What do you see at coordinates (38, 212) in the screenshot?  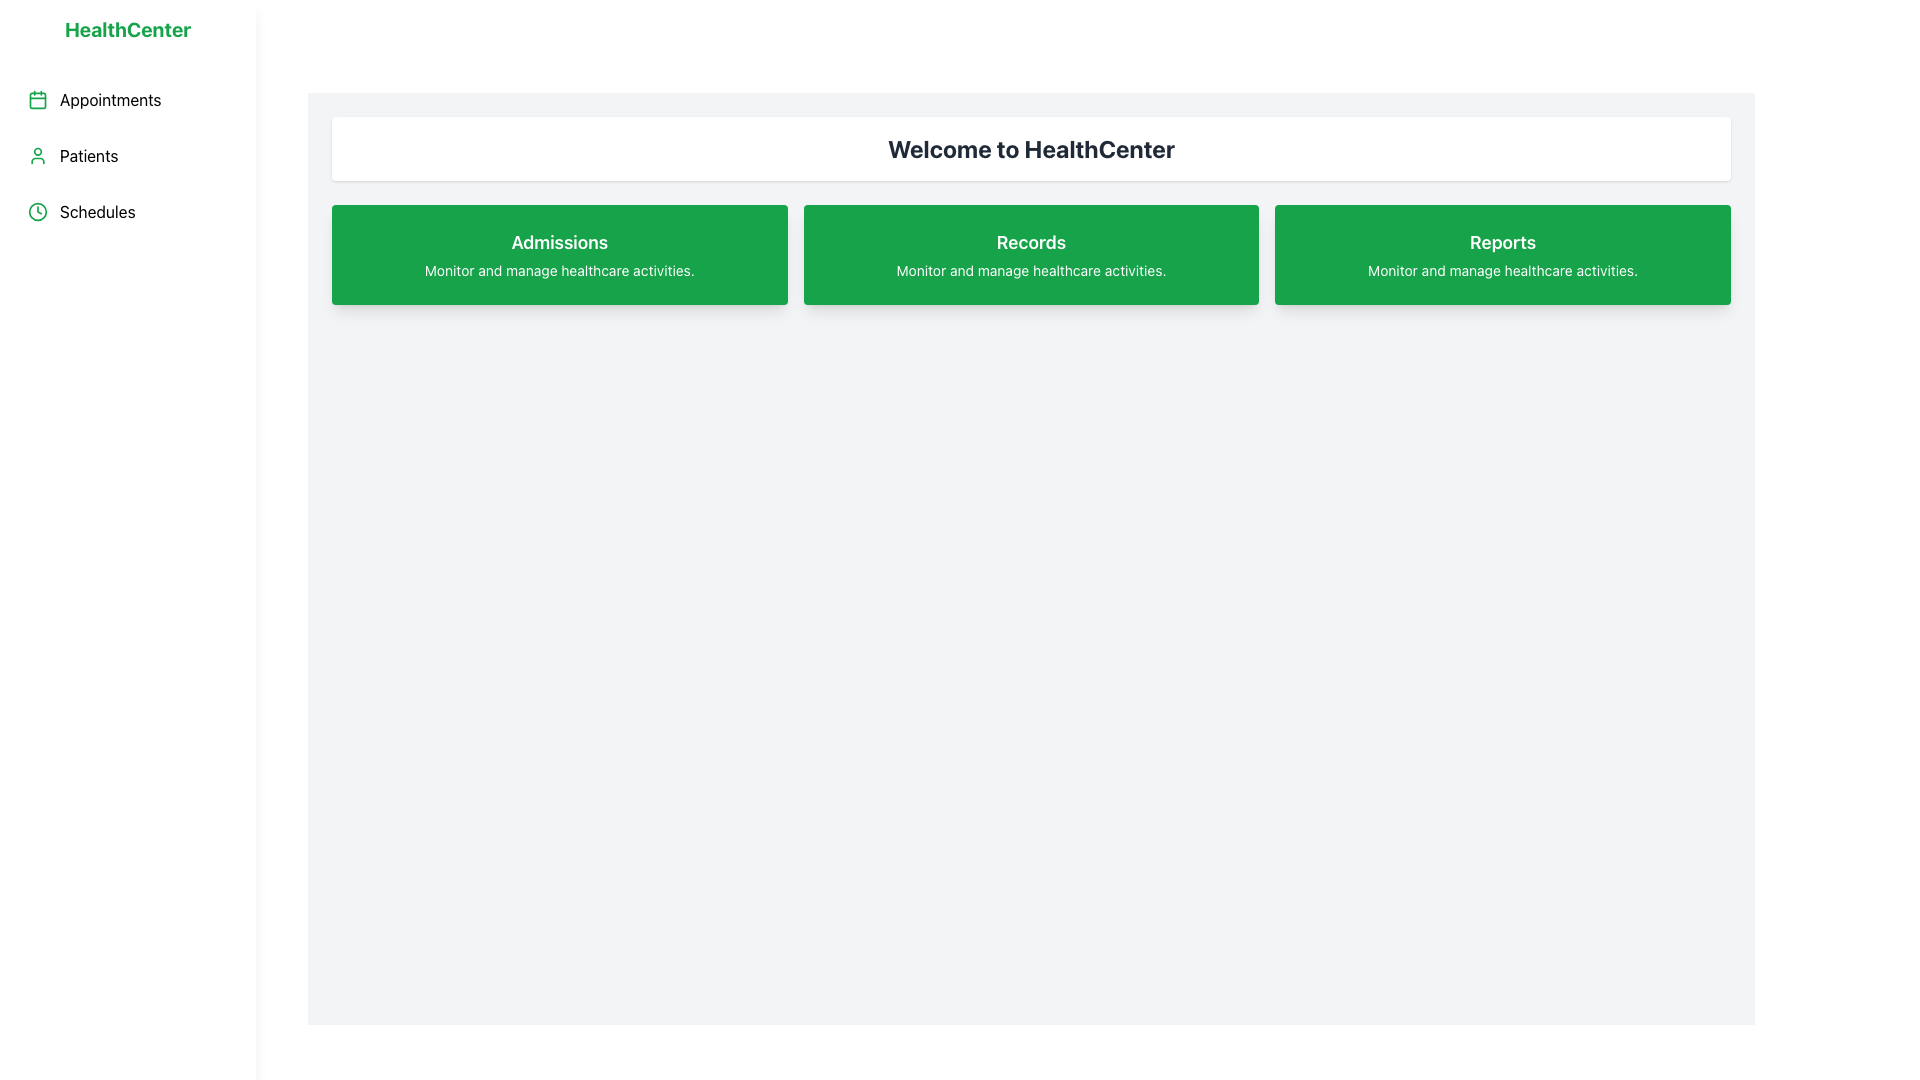 I see `the SVG Circle that represents the circular base of the clock graphic for the 'Schedules' menu item by moving the cursor to its center` at bounding box center [38, 212].